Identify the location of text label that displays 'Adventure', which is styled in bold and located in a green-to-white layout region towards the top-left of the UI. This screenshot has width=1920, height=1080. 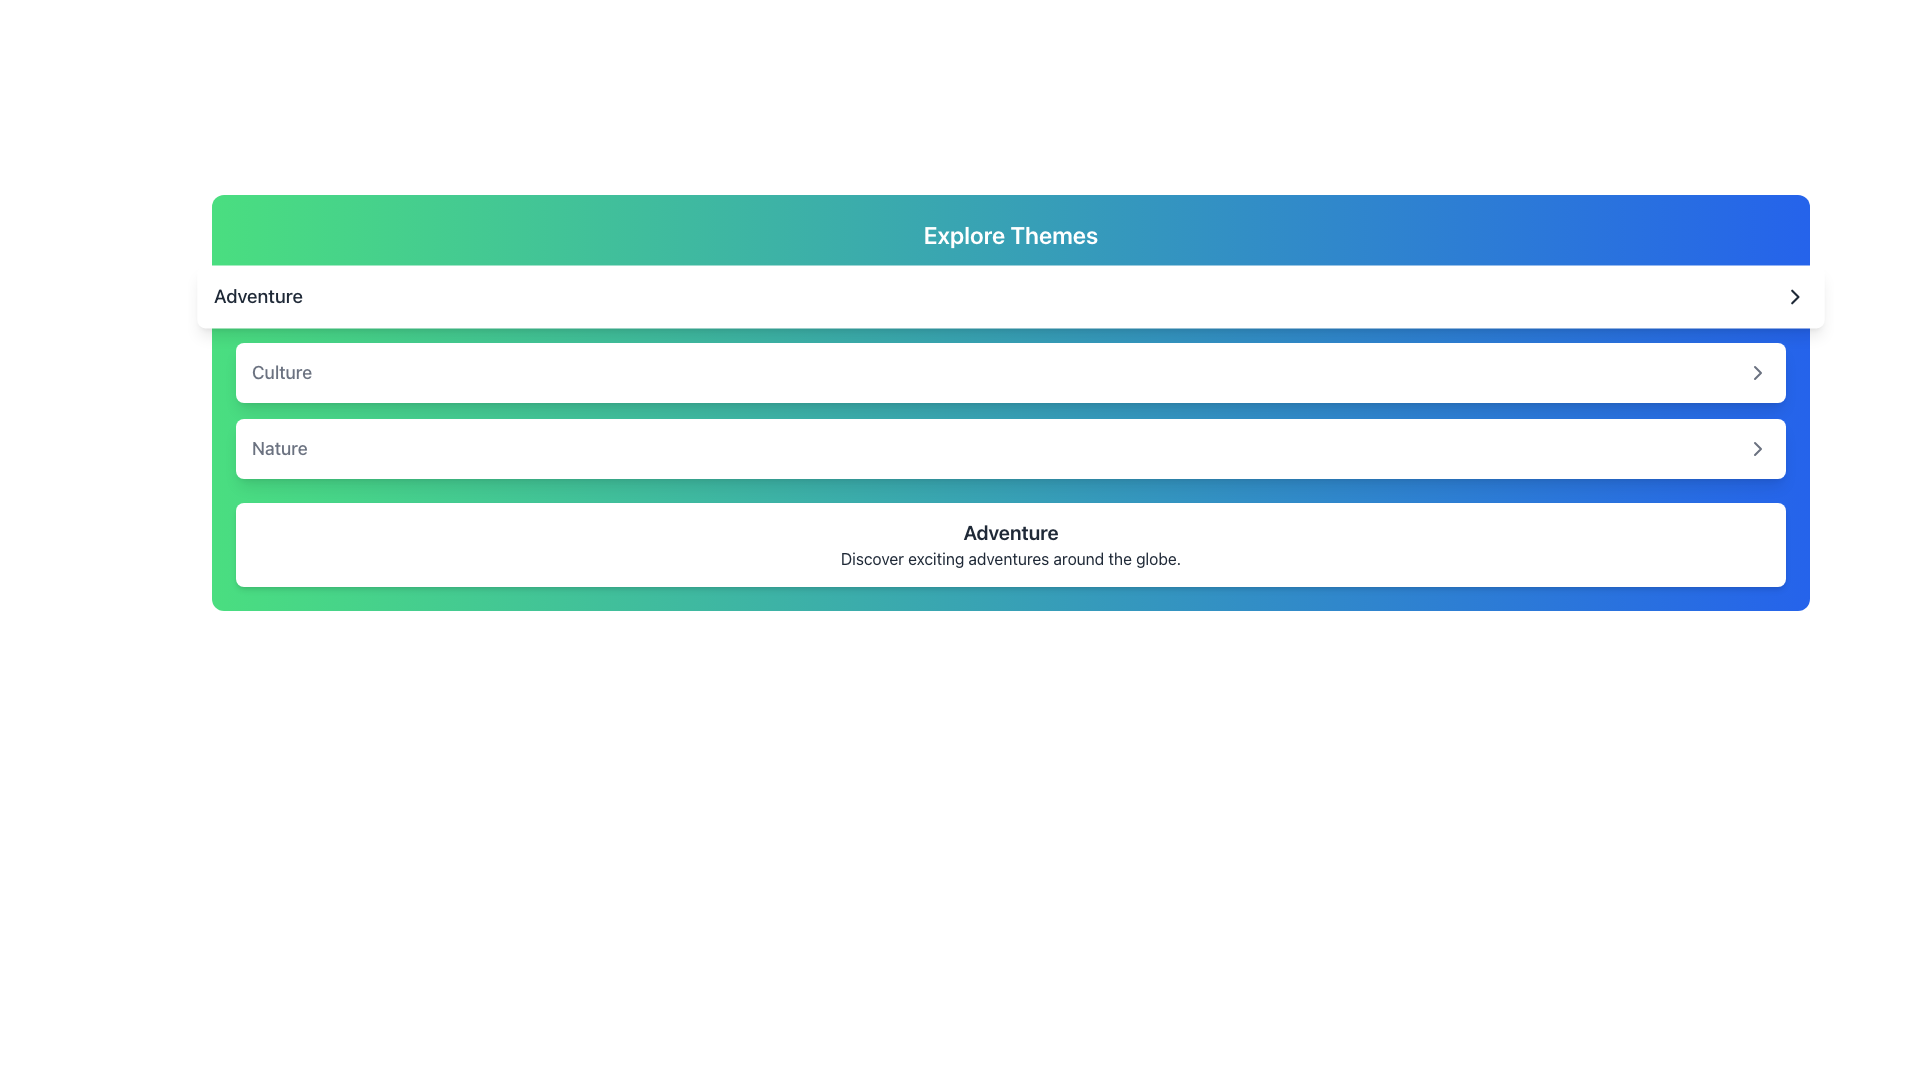
(257, 297).